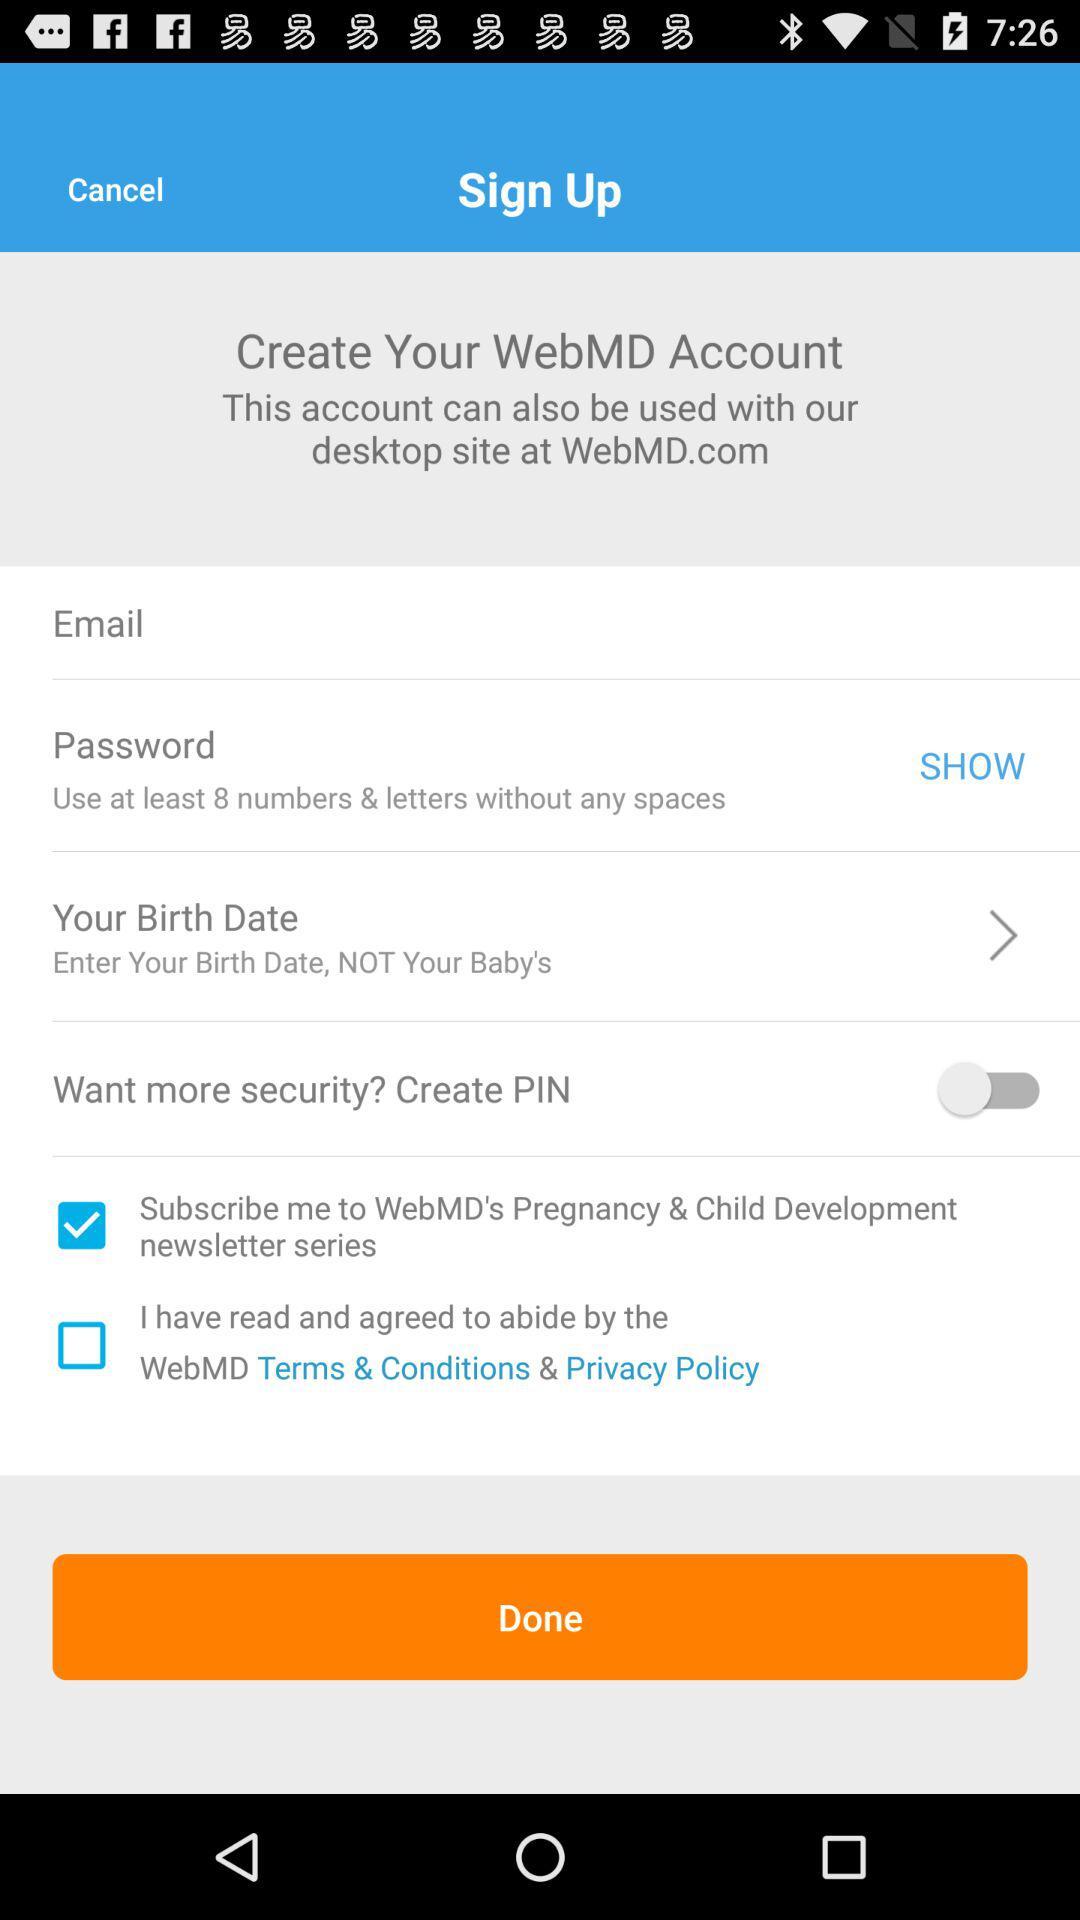  I want to click on consent, so click(80, 1345).